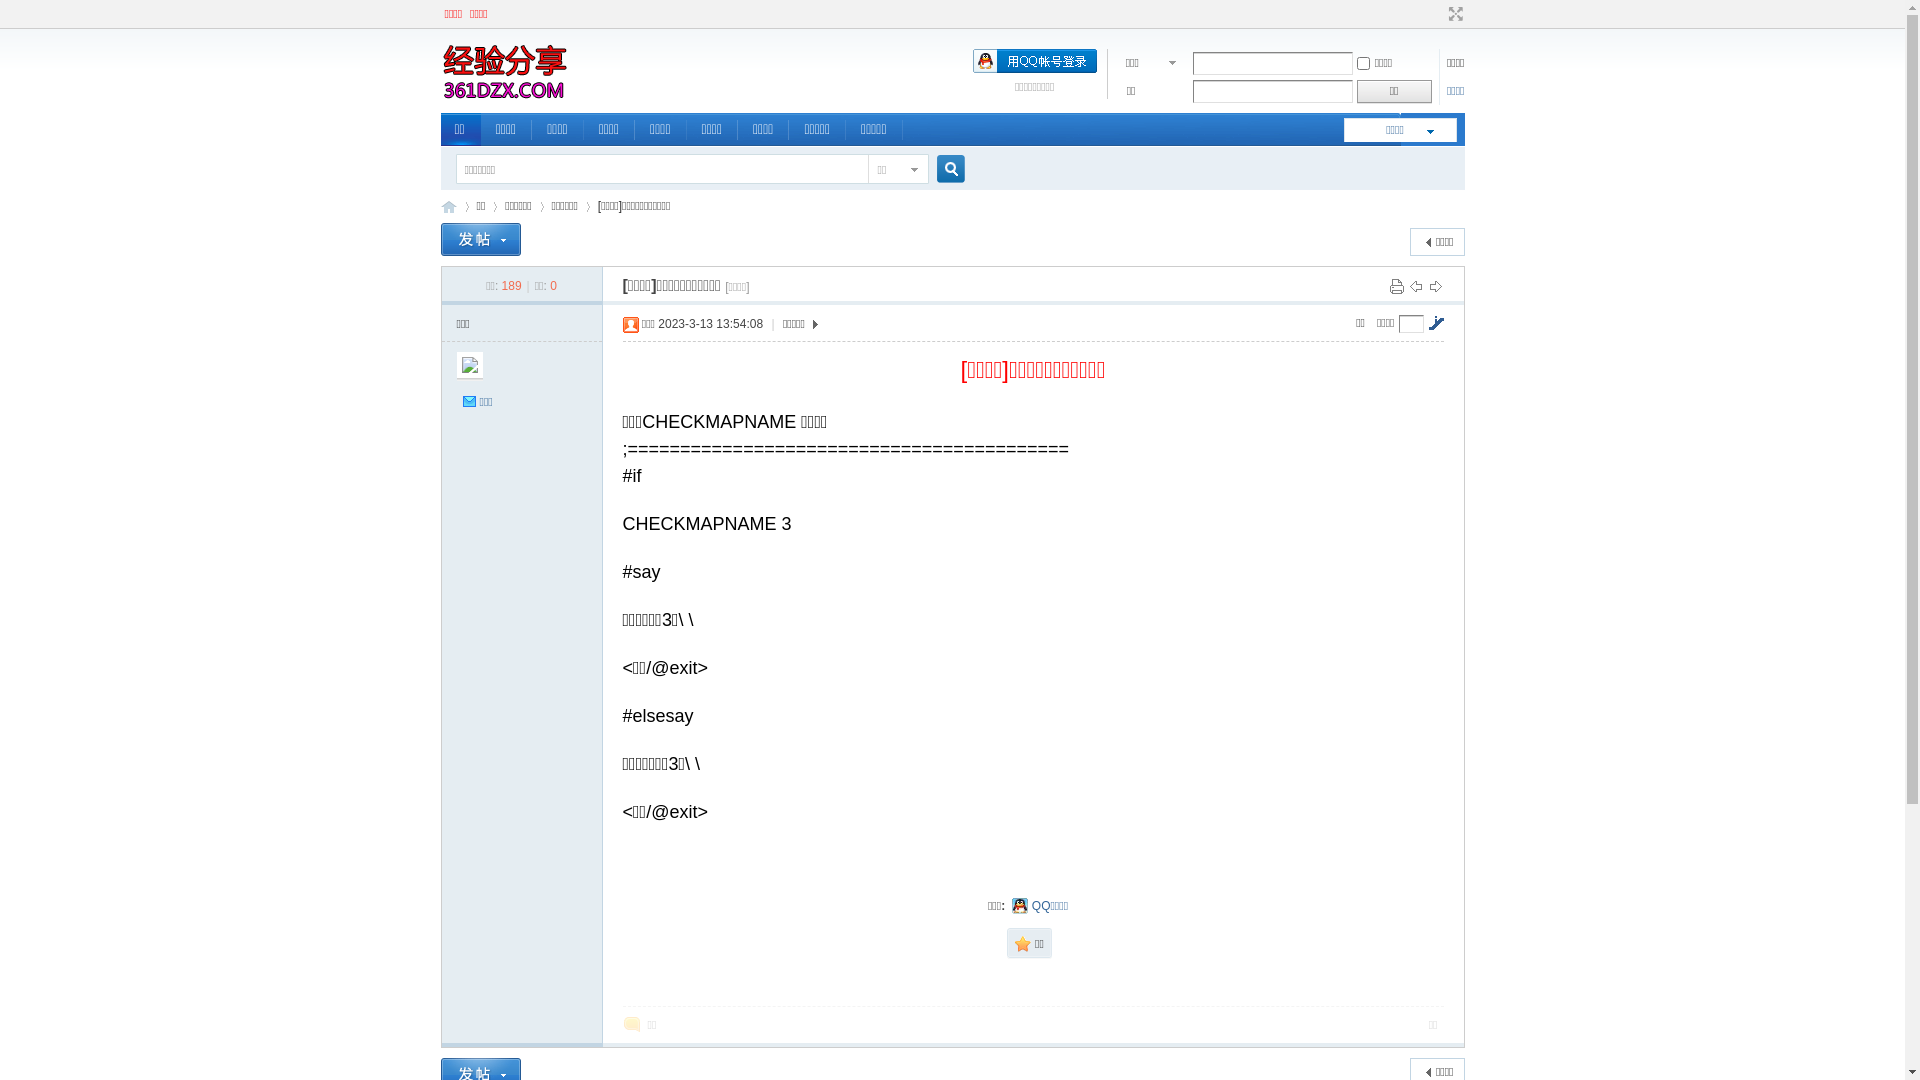 The height and width of the screenshot is (1080, 1920). Describe the element at coordinates (926, 168) in the screenshot. I see `'true'` at that location.